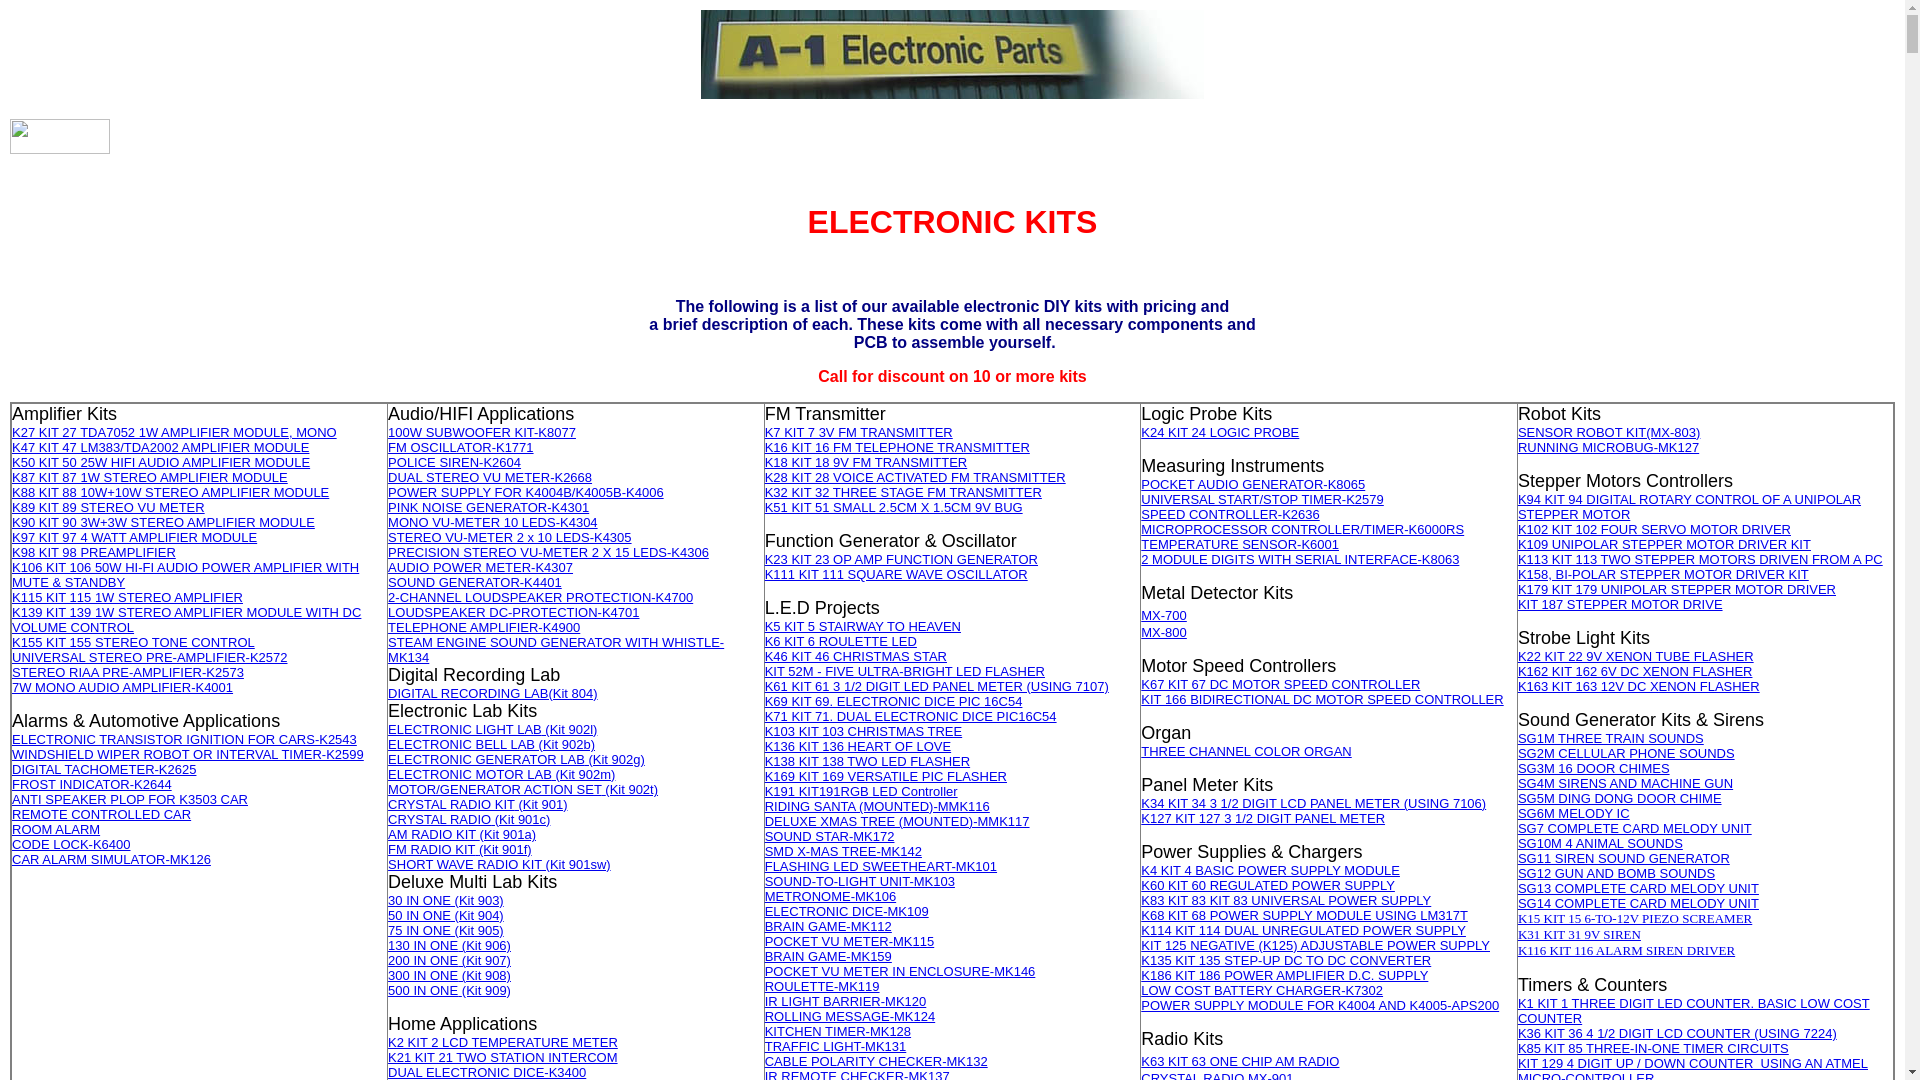  I want to click on 'K111 KIT 111 SQUARE WAVE OSCILLATOR', so click(895, 574).